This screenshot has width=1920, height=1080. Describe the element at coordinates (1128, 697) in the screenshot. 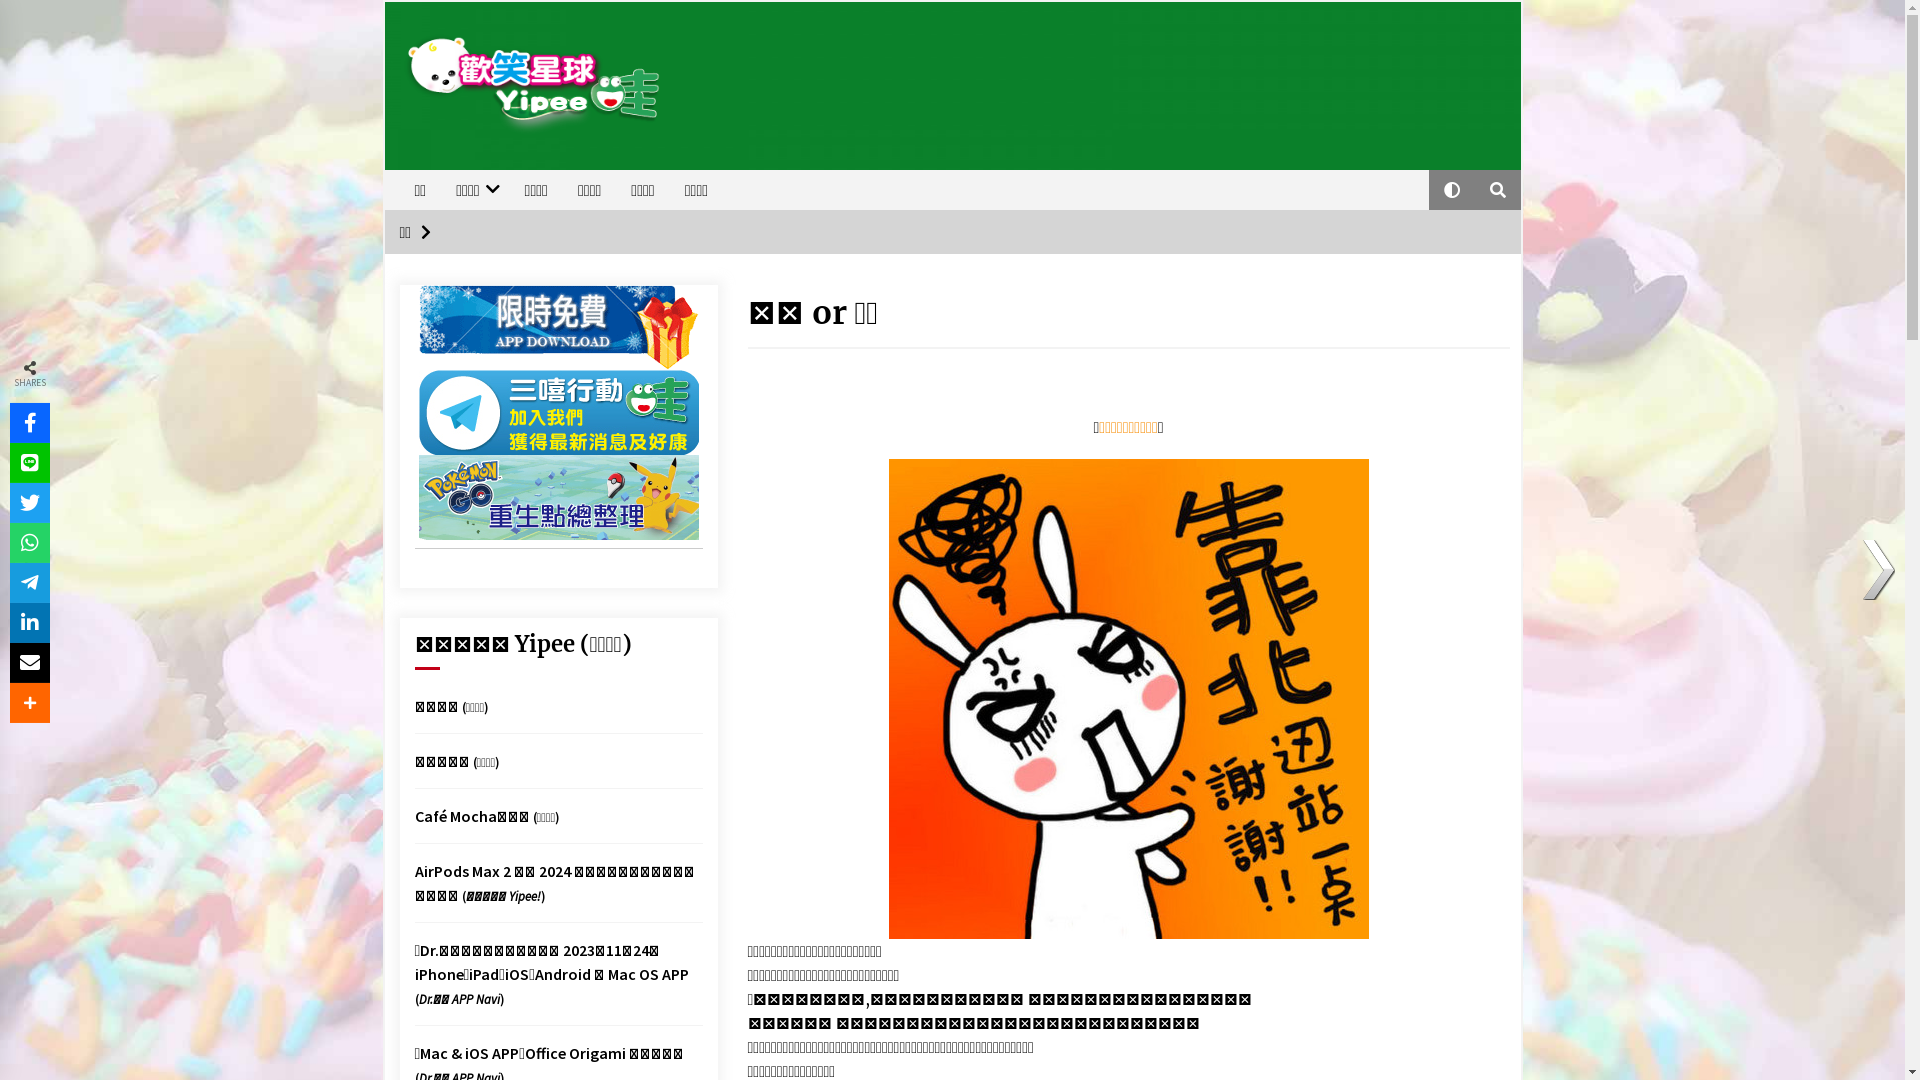

I see `'f2925'` at that location.